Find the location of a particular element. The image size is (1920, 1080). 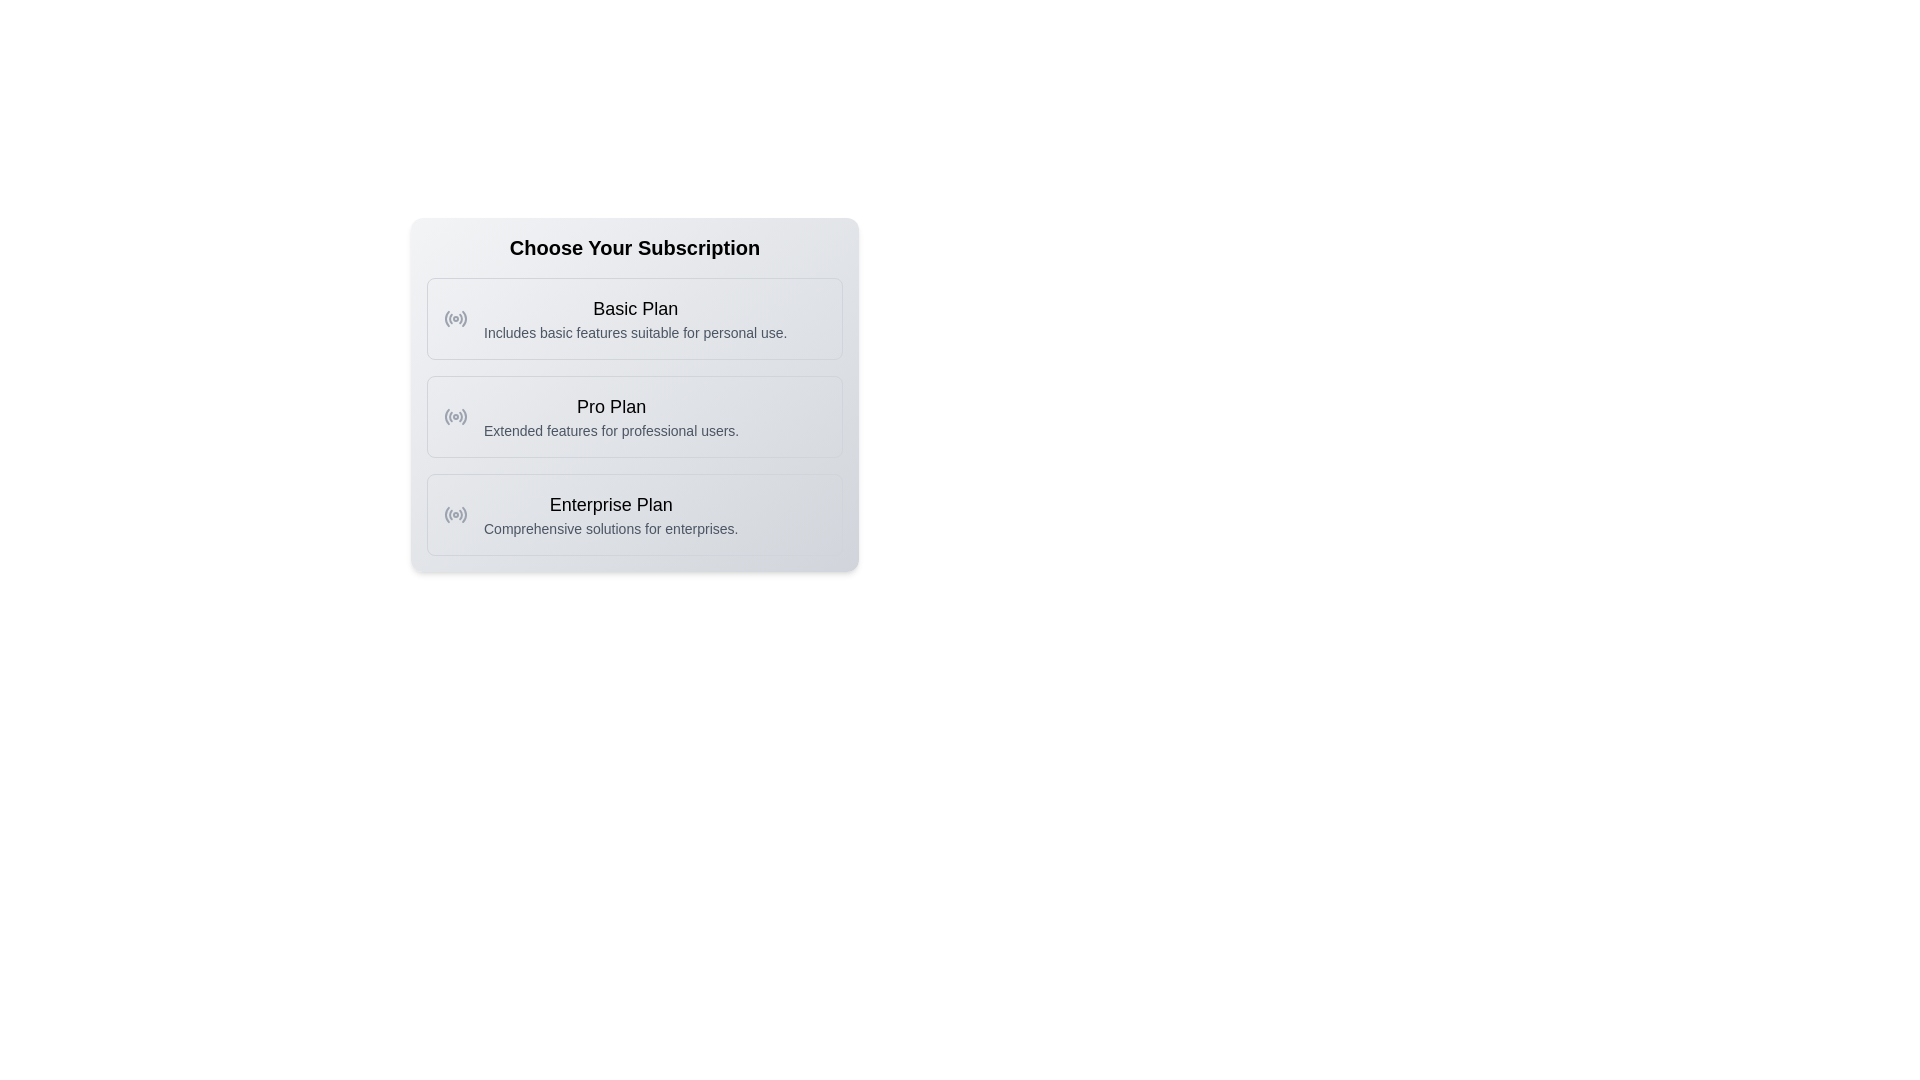

text element that provides a description for the 'Enterprise Plan', which states 'Comprehensive solutions for enterprises.' is located at coordinates (610, 527).